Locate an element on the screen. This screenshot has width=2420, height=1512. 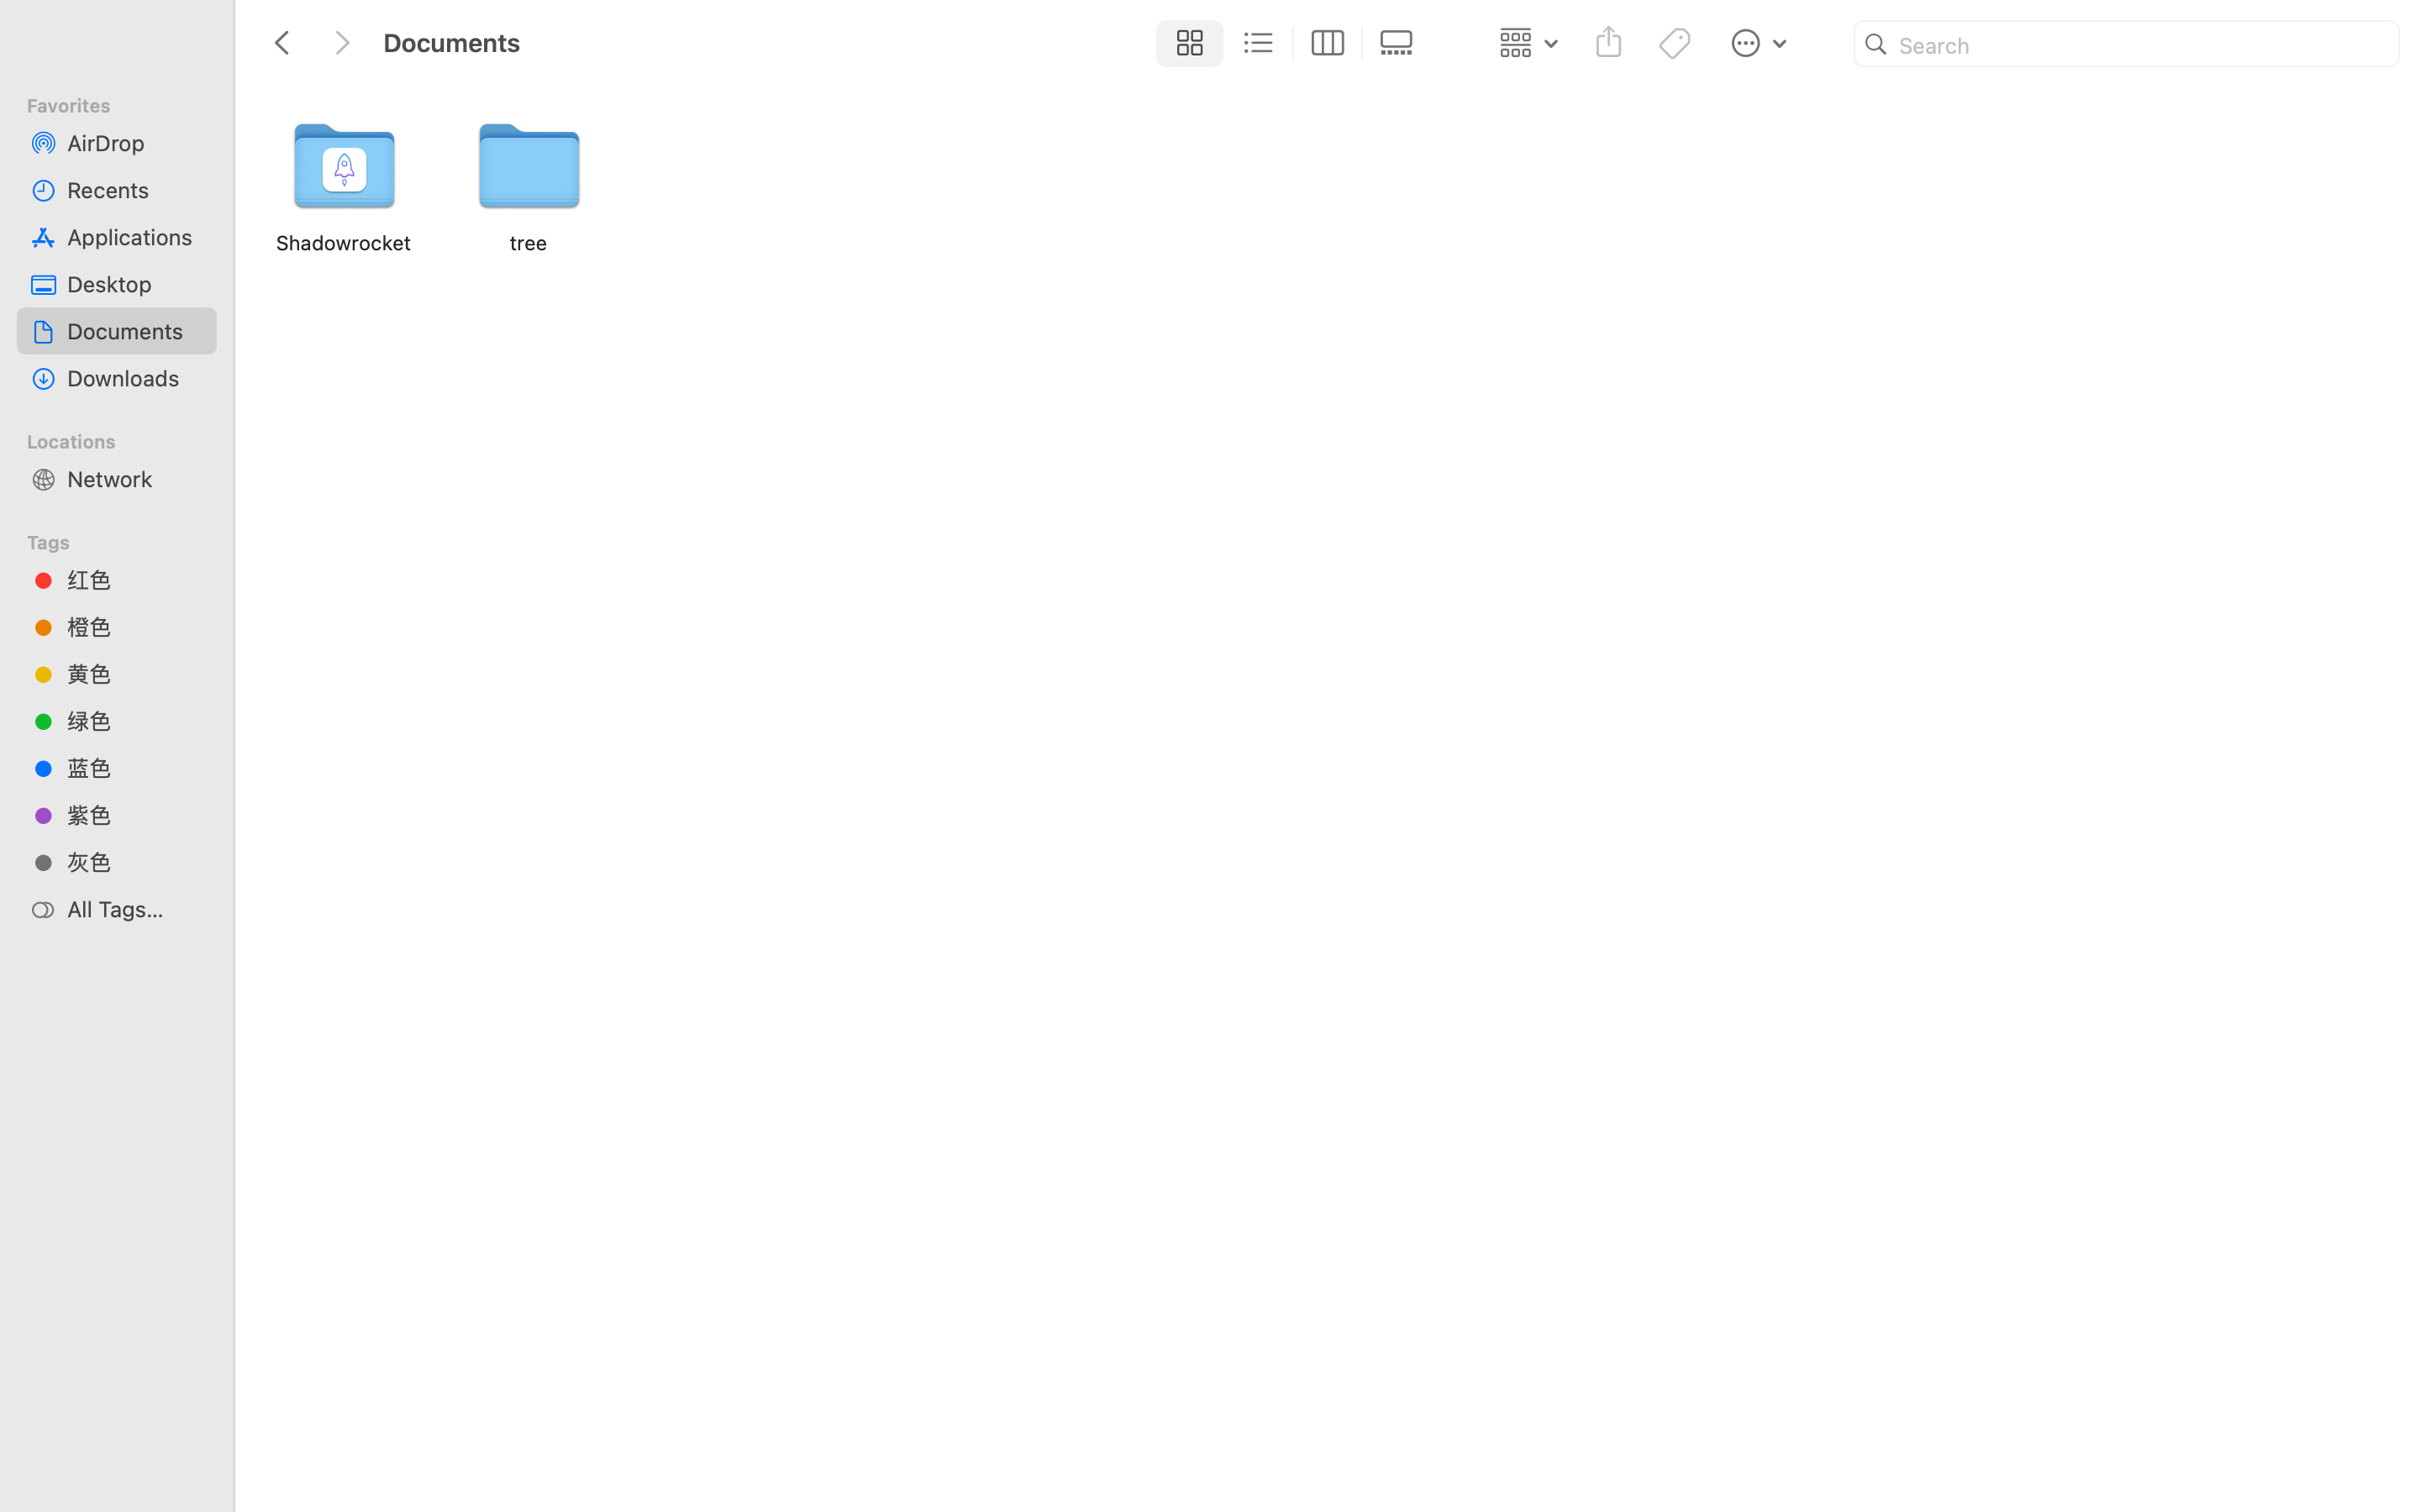
'Network' is located at coordinates (134, 478).